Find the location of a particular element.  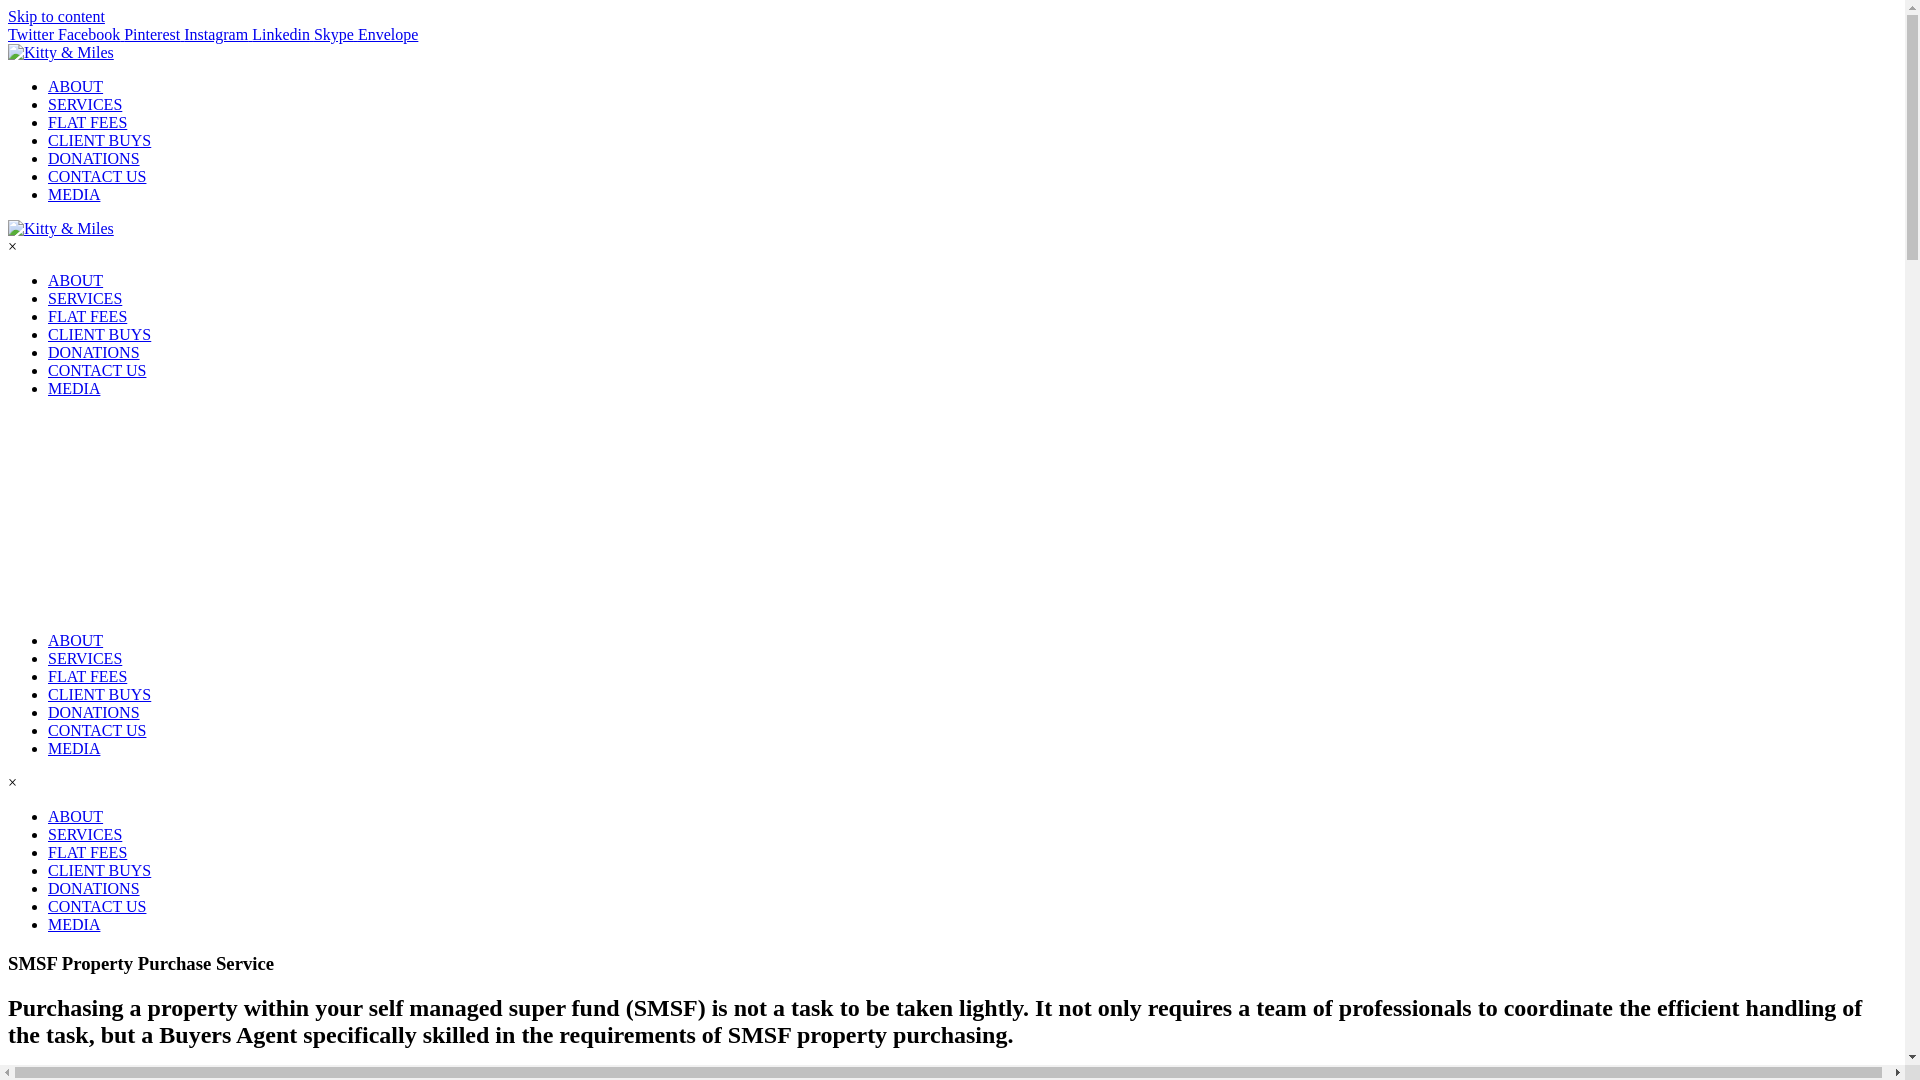

'FLAT FEES' is located at coordinates (86, 852).